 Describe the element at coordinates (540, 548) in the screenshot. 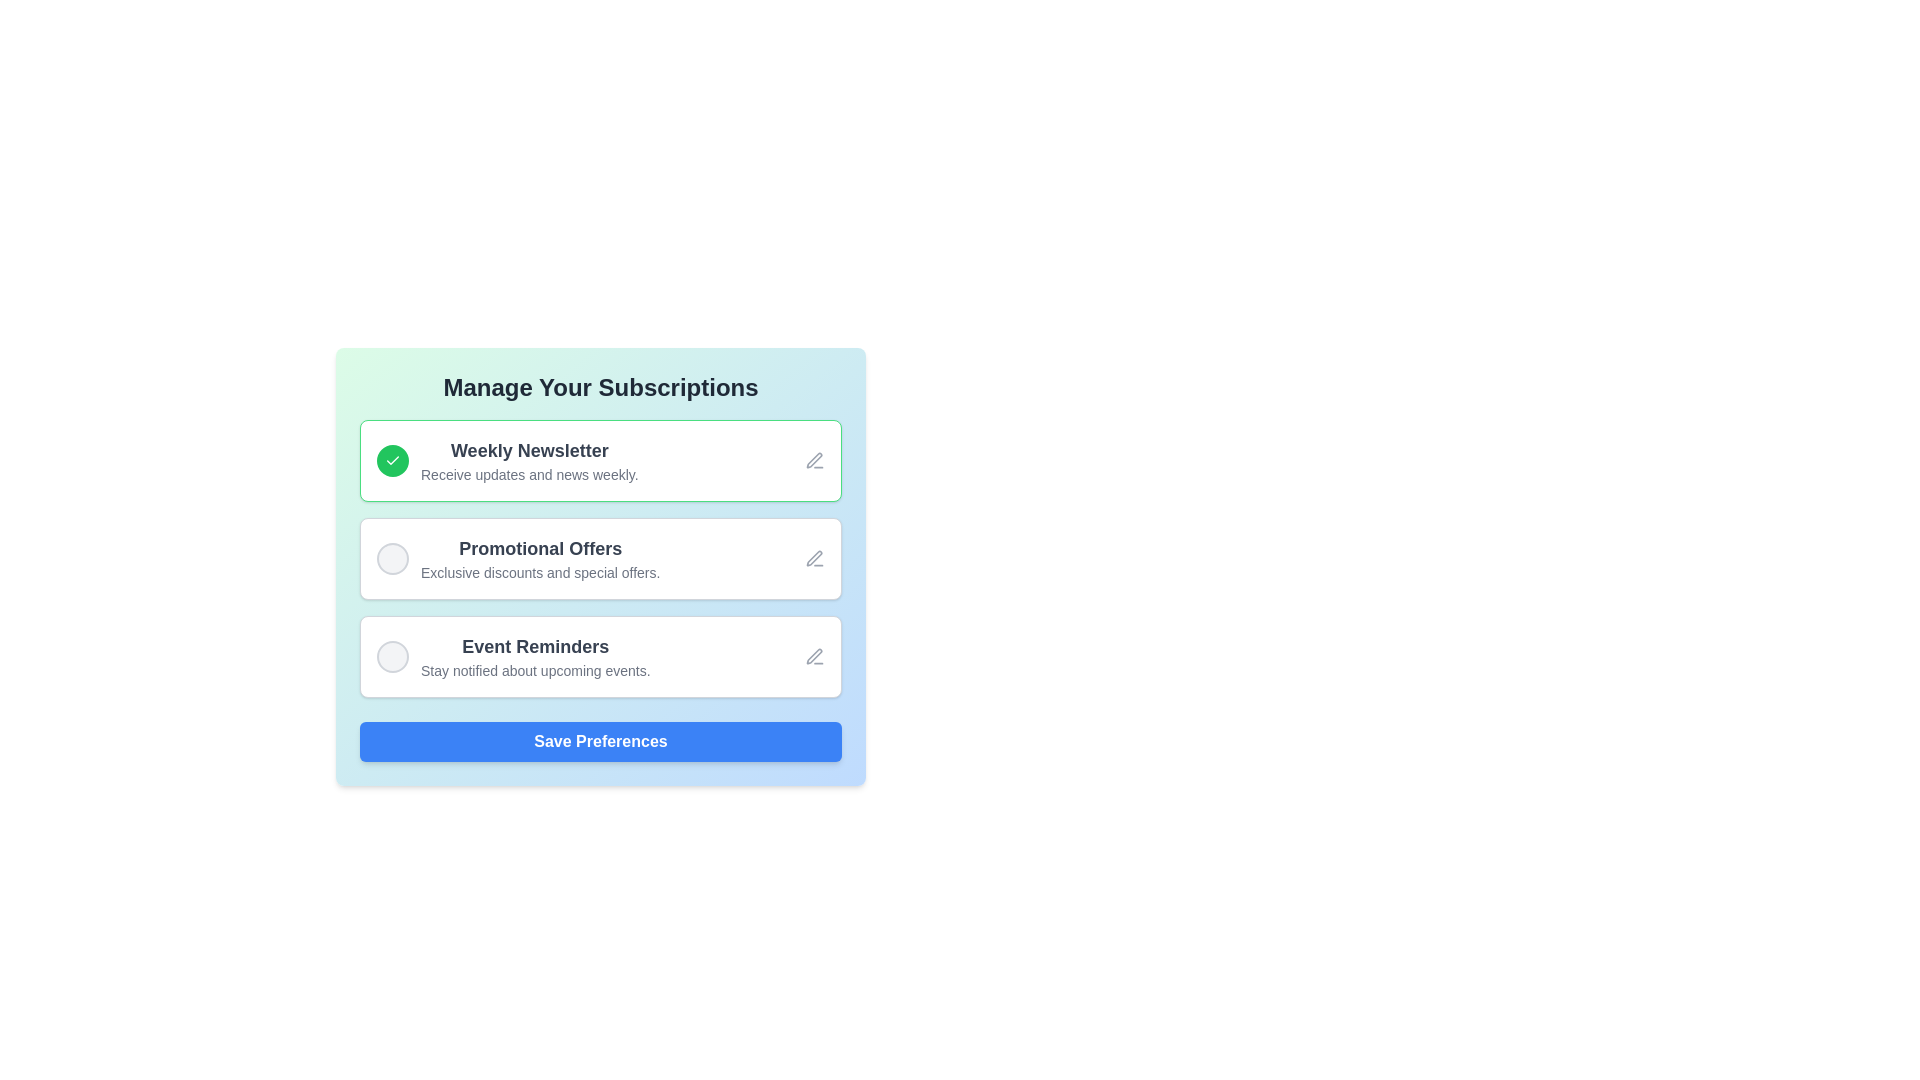

I see `the text label displaying 'Promotional Offers', which is the top text line within the card labeled 'Promotional Offers', located below the 'Weekly Newsletter' card and above the 'Event Reminders' card` at that location.